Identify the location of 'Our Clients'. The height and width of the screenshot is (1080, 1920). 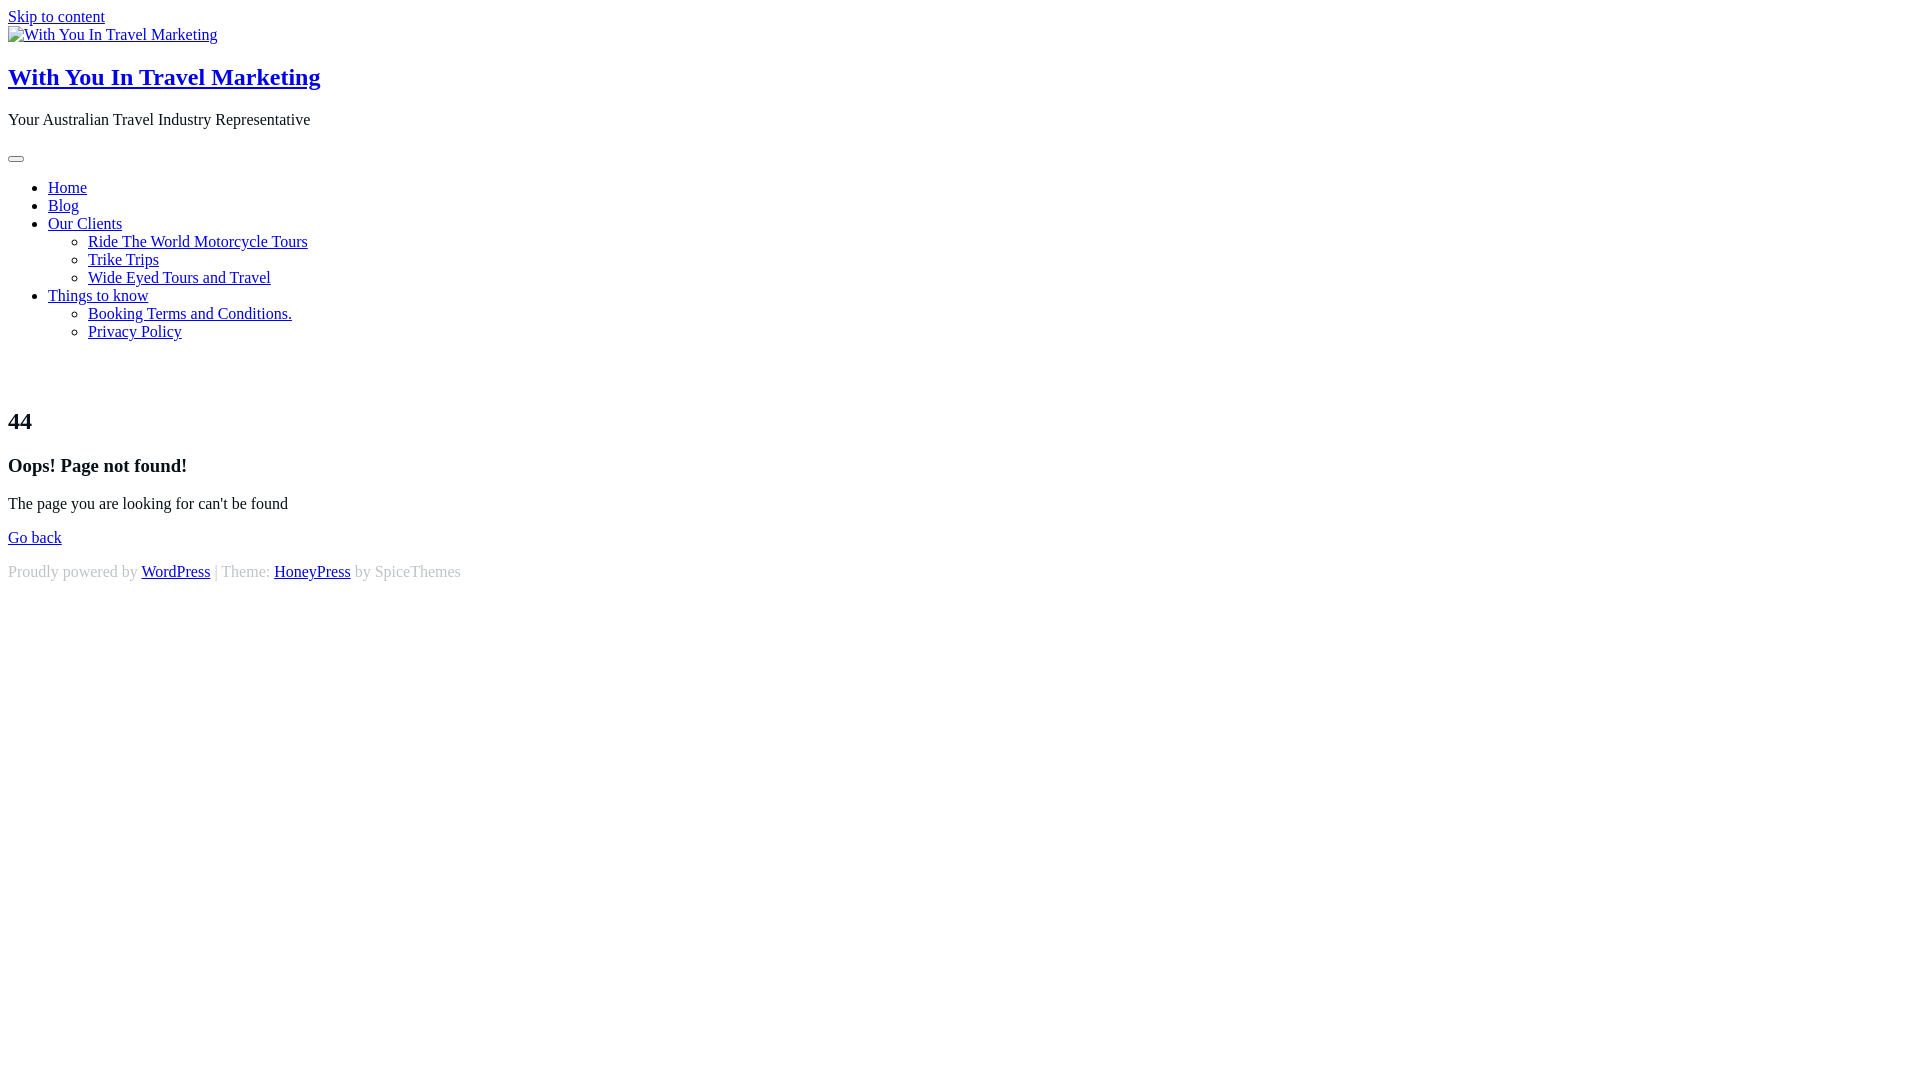
(84, 223).